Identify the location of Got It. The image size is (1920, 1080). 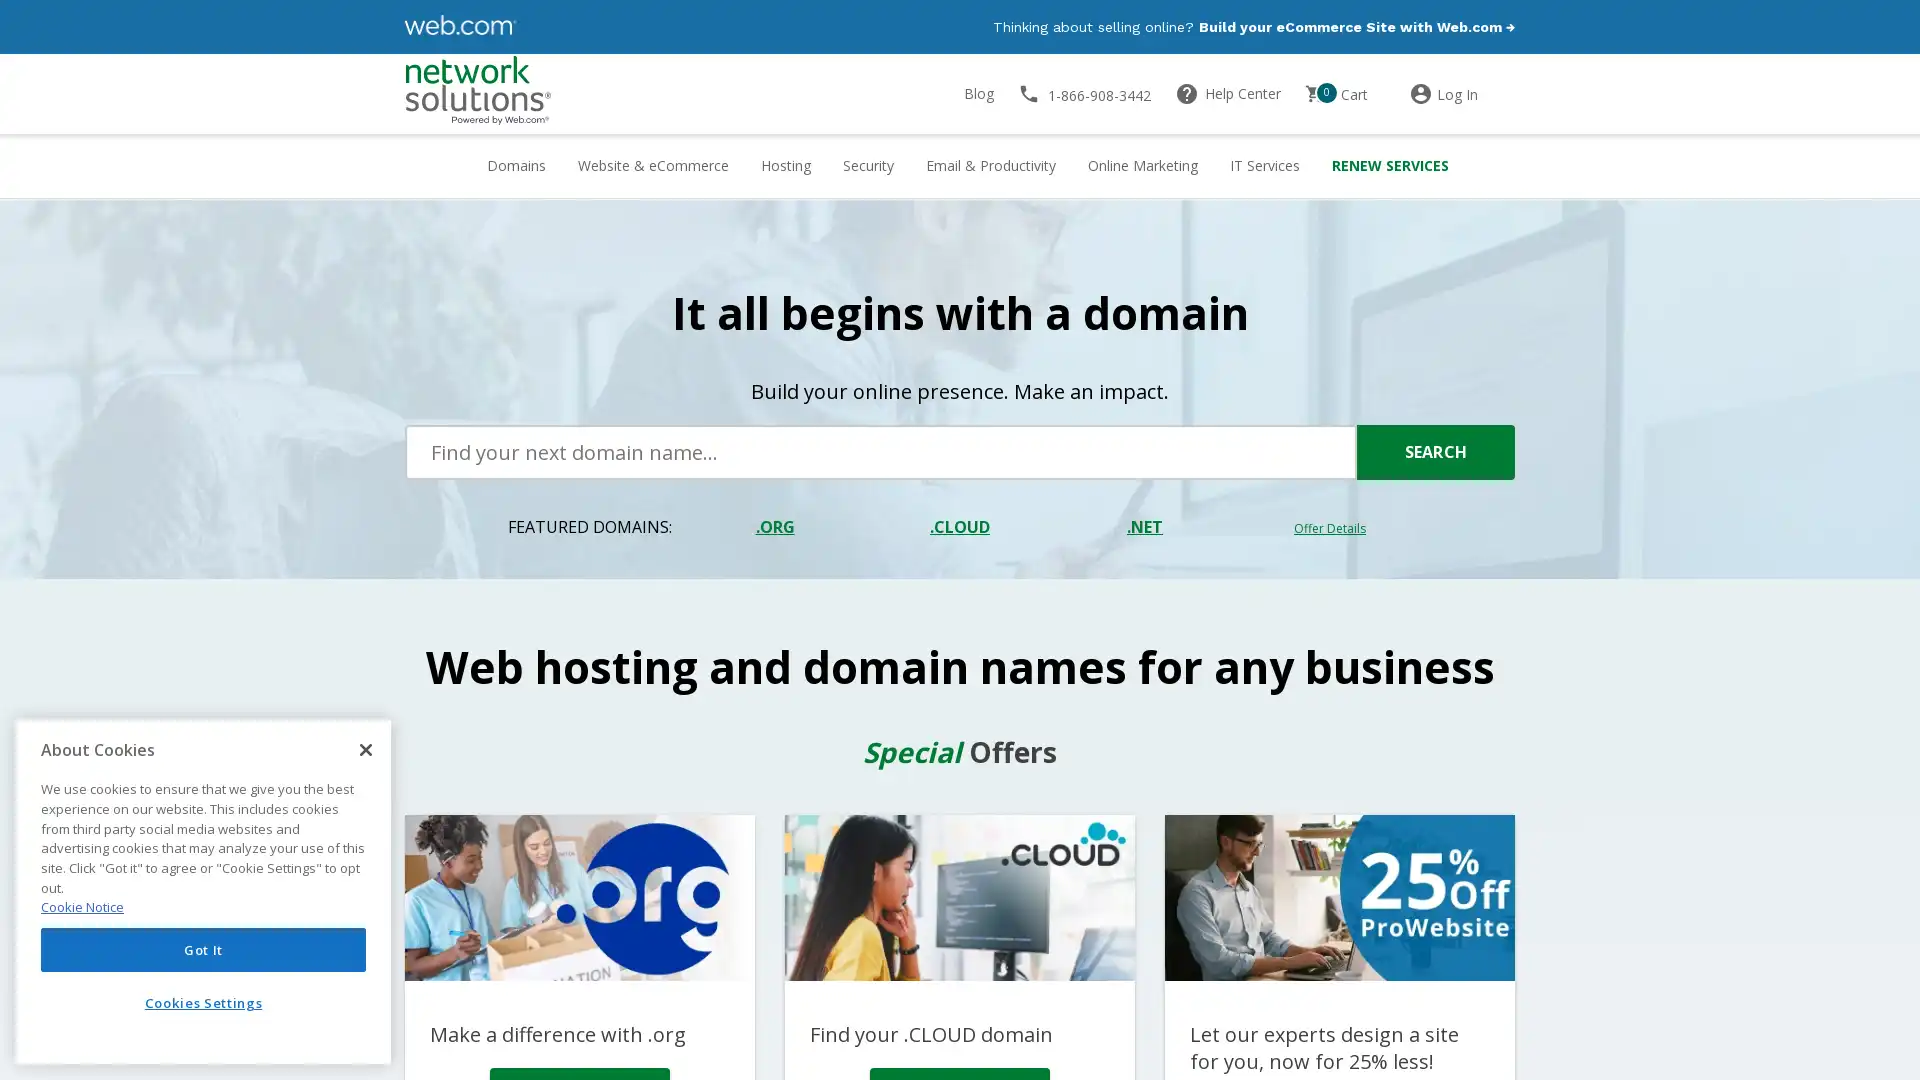
(203, 948).